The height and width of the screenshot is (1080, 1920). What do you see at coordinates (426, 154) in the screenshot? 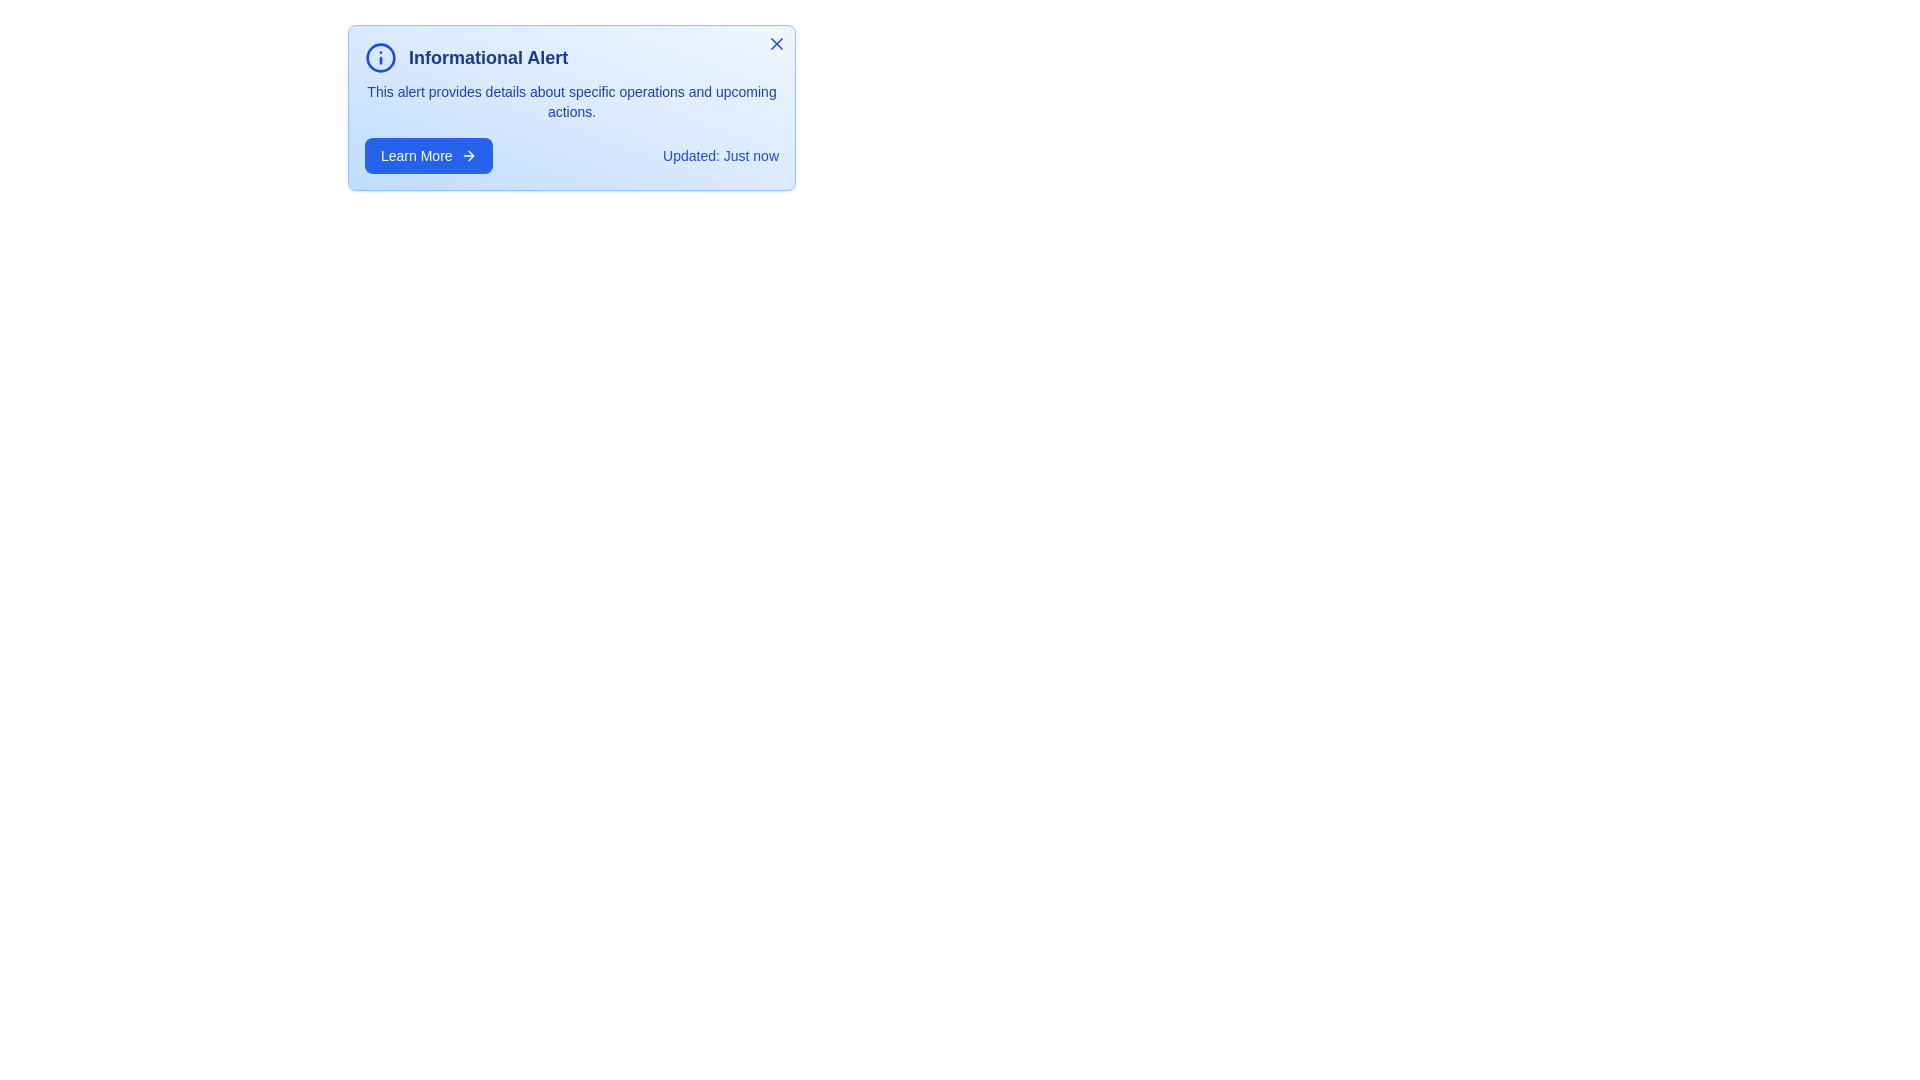
I see `the 'Learn More' button to access more information` at bounding box center [426, 154].